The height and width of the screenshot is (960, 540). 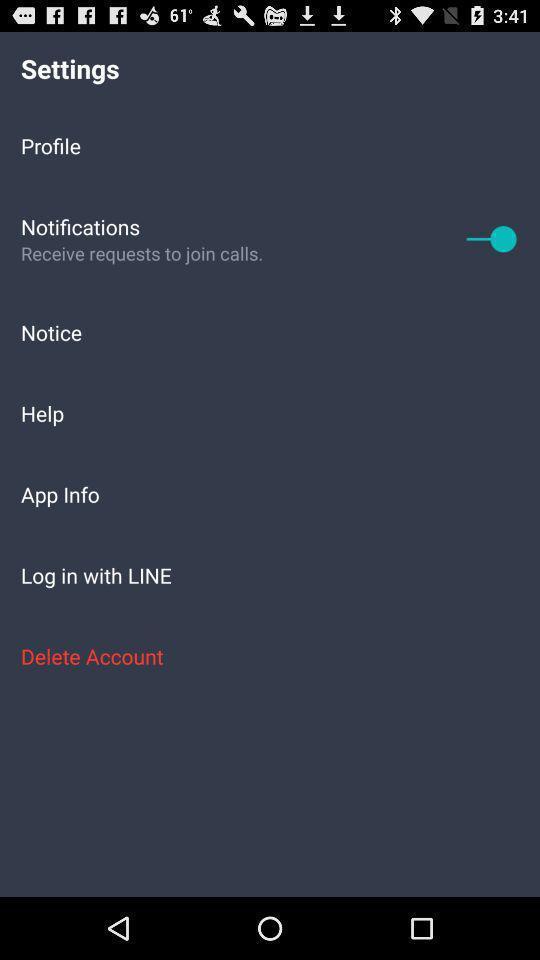 What do you see at coordinates (270, 575) in the screenshot?
I see `log in with app` at bounding box center [270, 575].